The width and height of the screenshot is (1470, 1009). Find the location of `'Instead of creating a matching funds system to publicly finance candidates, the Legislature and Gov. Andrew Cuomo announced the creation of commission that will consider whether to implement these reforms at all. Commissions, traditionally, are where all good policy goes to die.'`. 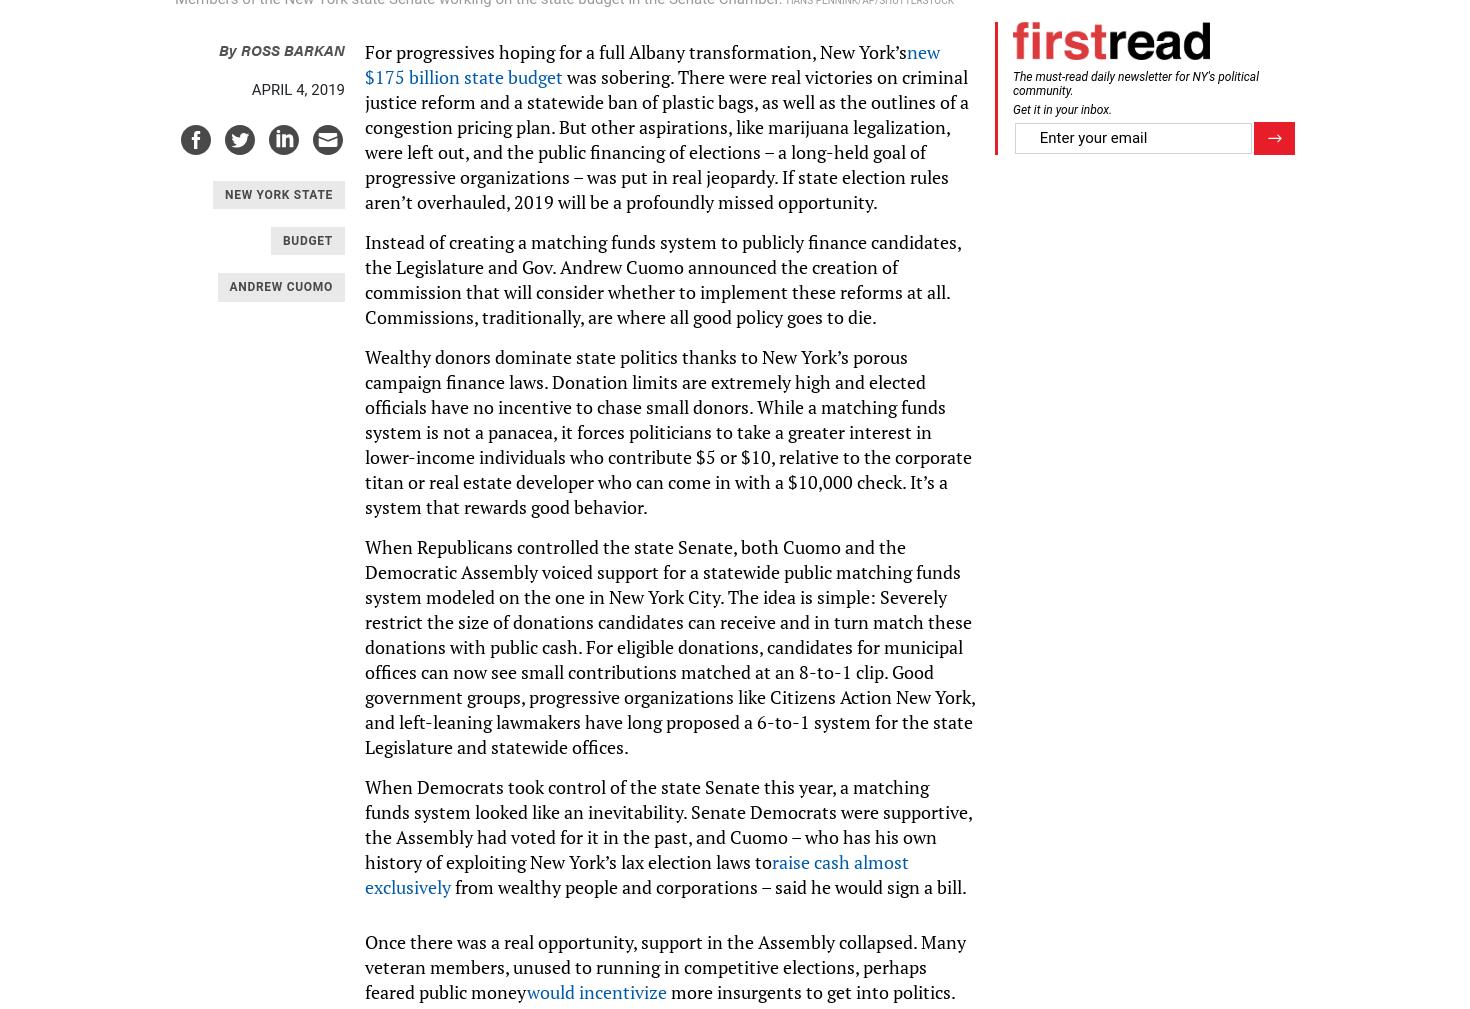

'Instead of creating a matching funds system to publicly finance candidates, the Legislature and Gov. Andrew Cuomo announced the creation of commission that will consider whether to implement these reforms at all. Commissions, traditionally, are where all good policy goes to die.' is located at coordinates (661, 277).